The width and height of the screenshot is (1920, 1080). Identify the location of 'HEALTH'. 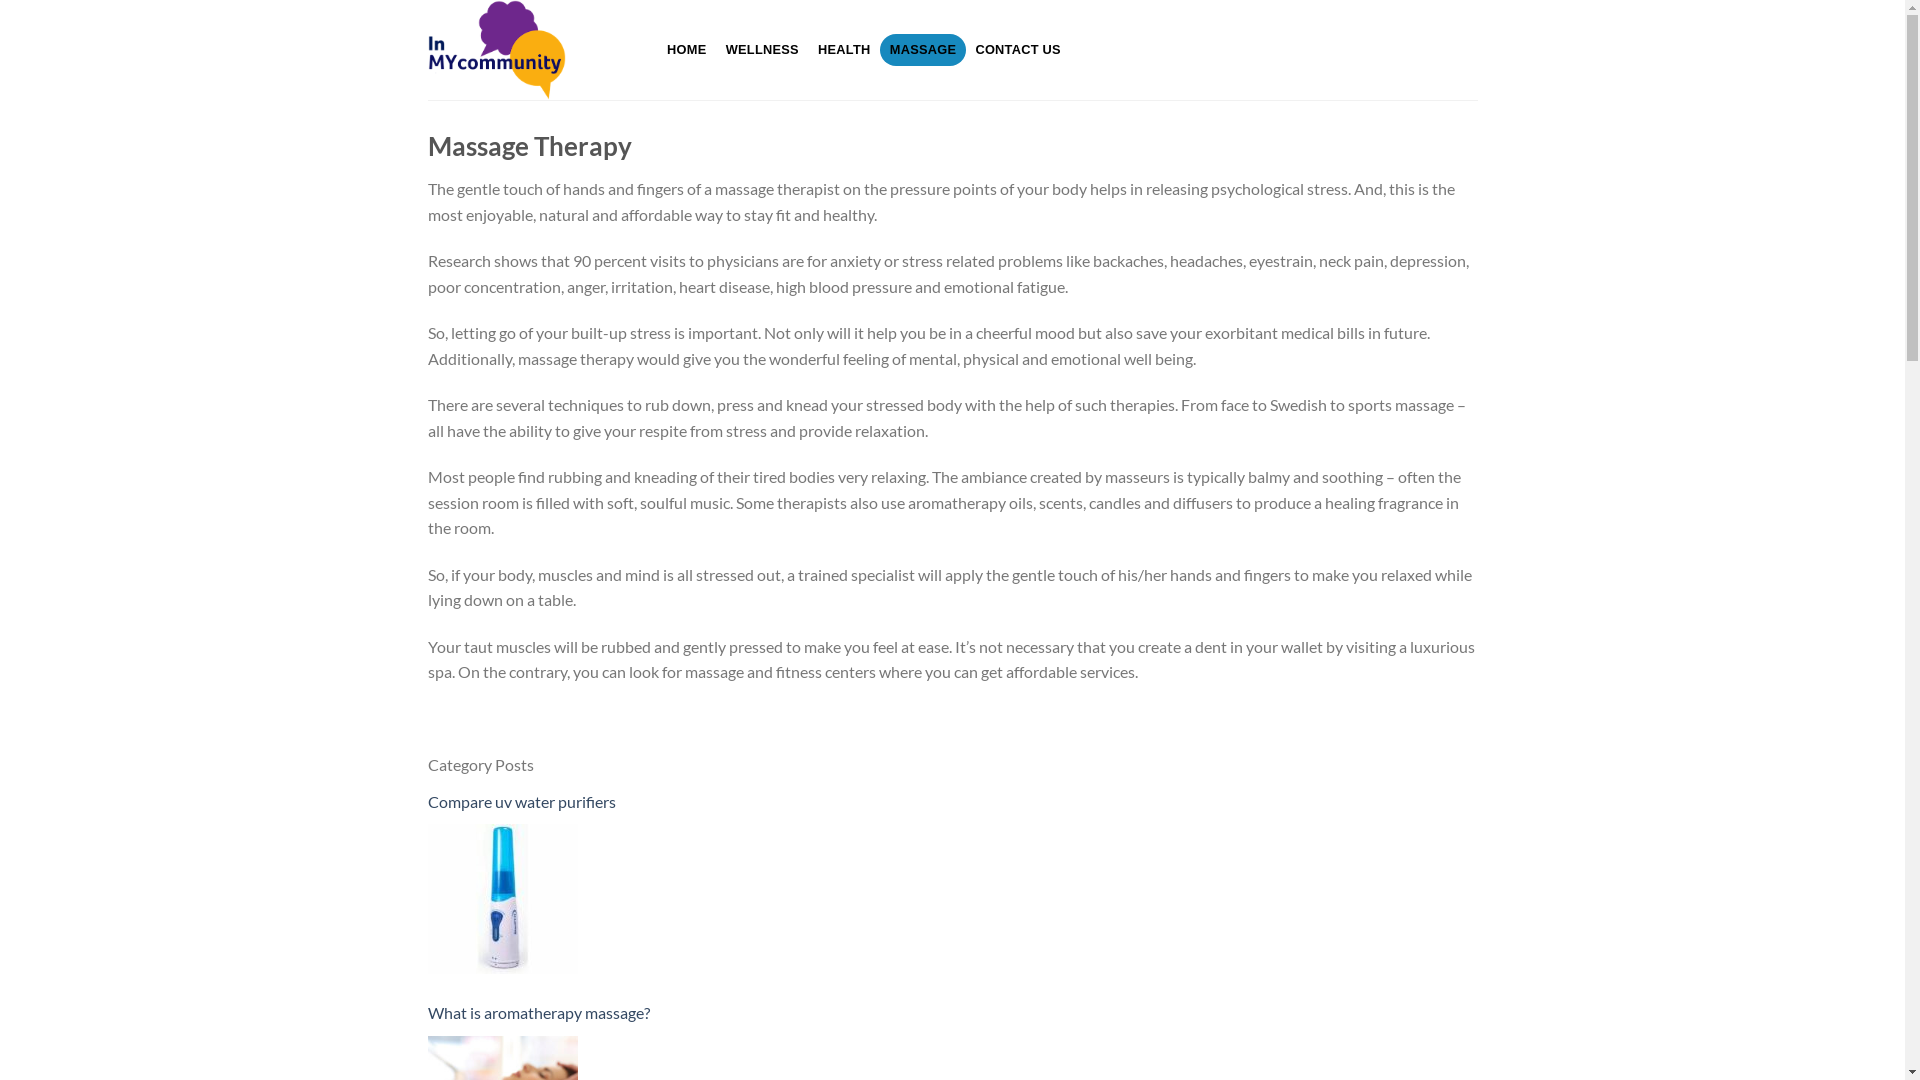
(807, 49).